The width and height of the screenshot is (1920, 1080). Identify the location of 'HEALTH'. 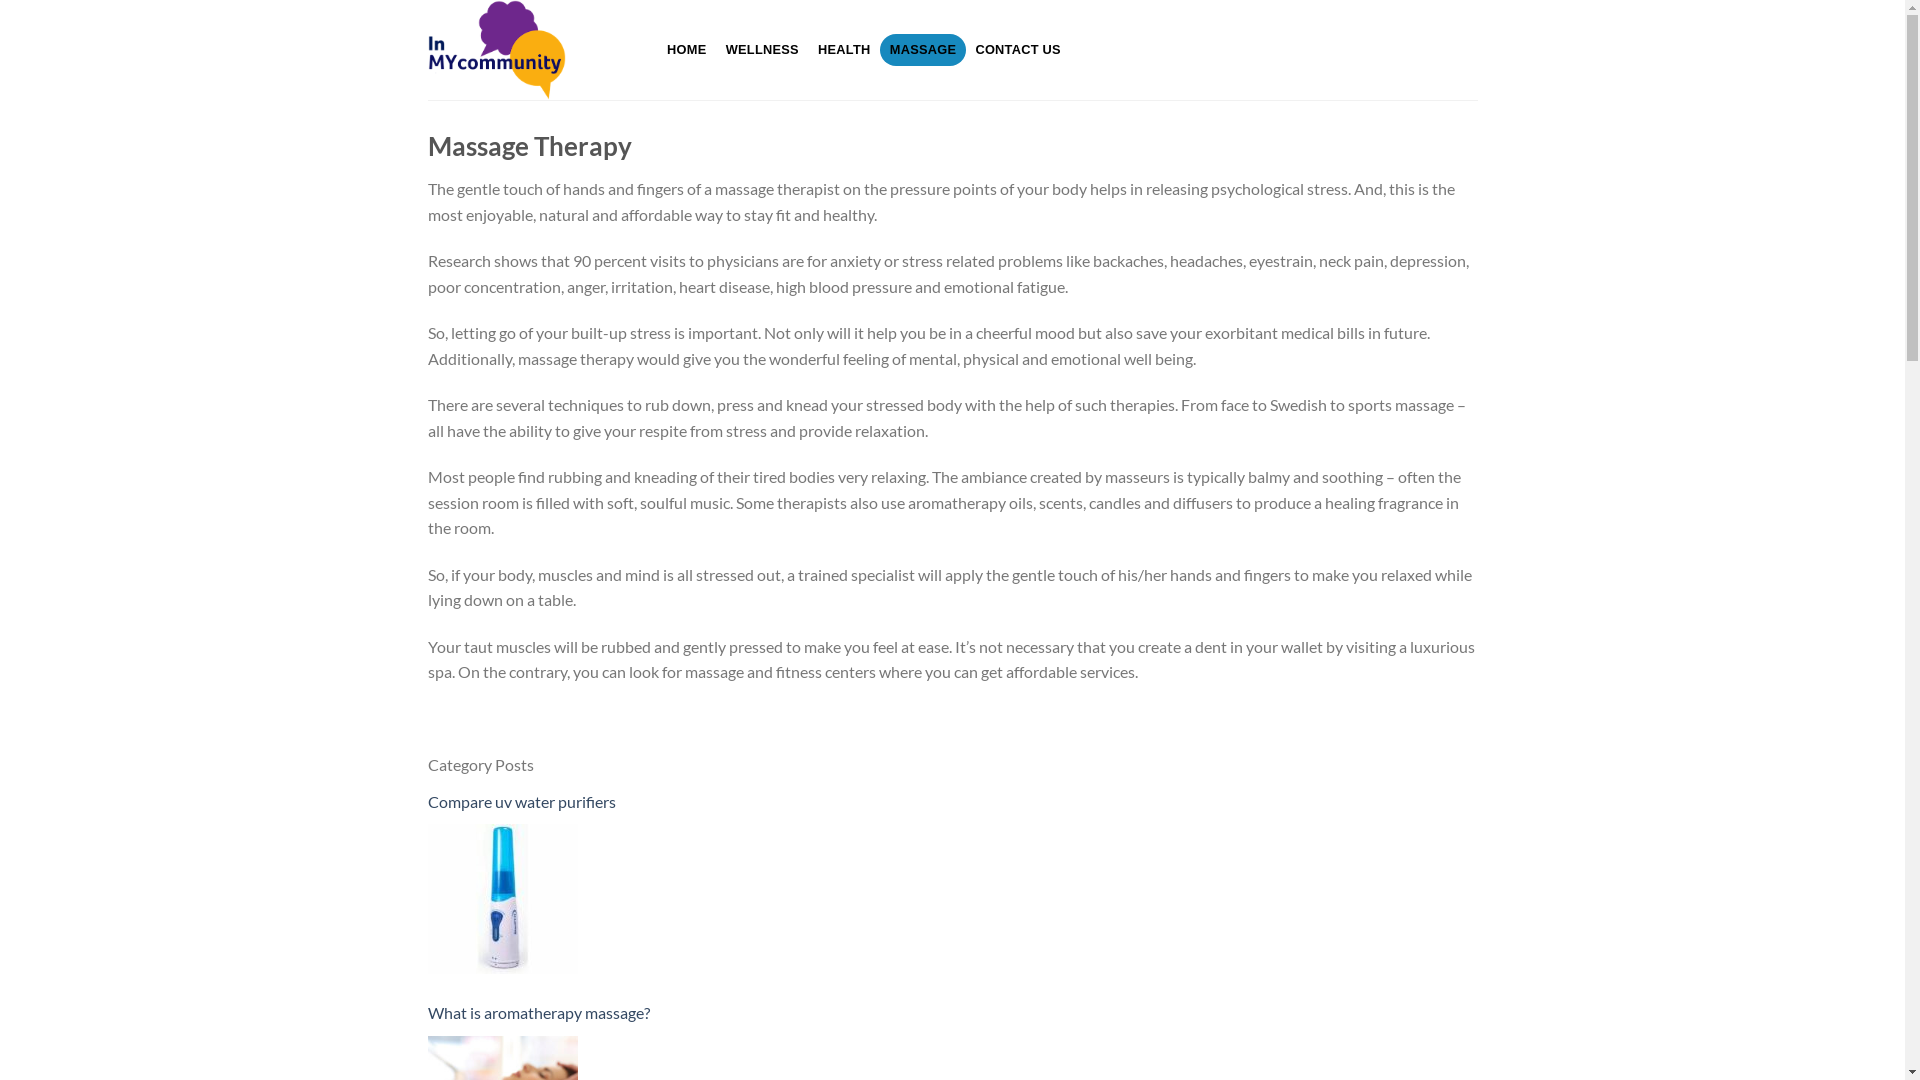
(807, 49).